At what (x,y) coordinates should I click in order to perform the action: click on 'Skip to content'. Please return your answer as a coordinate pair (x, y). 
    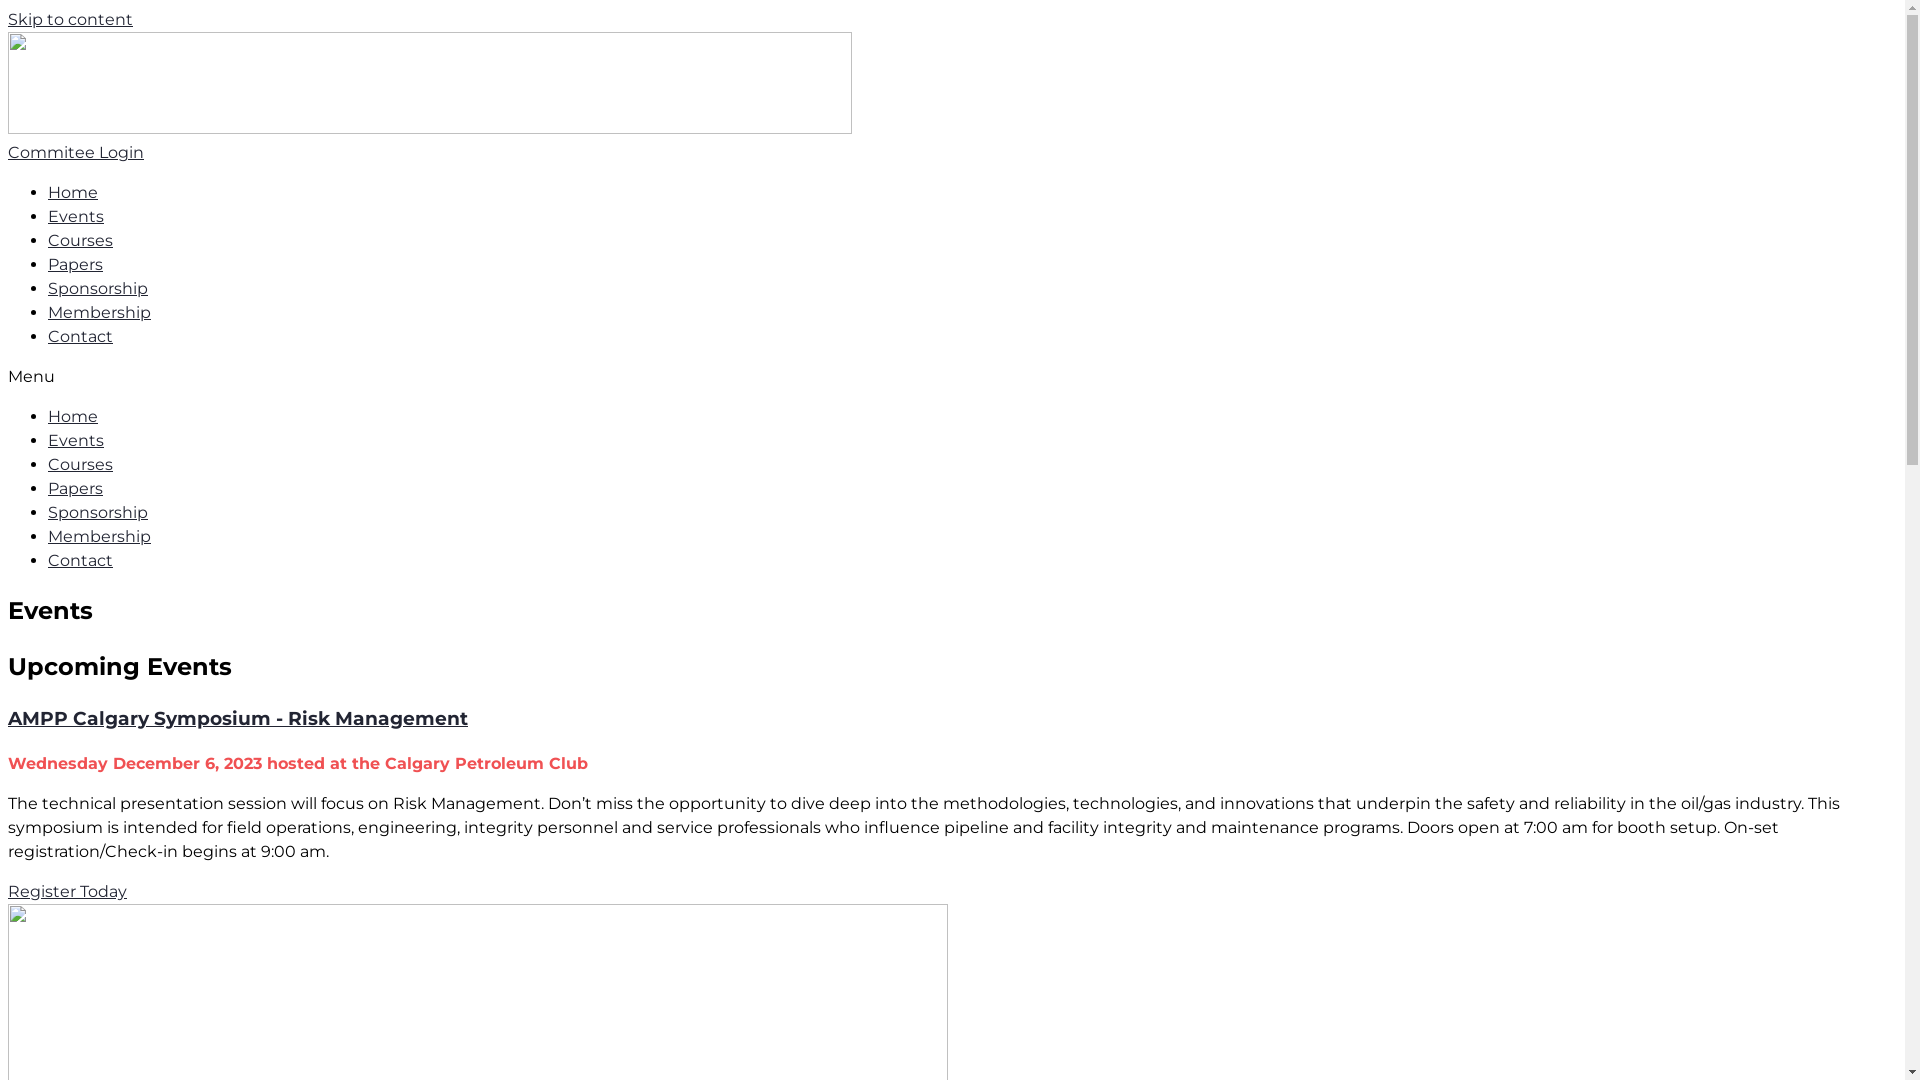
    Looking at the image, I should click on (70, 19).